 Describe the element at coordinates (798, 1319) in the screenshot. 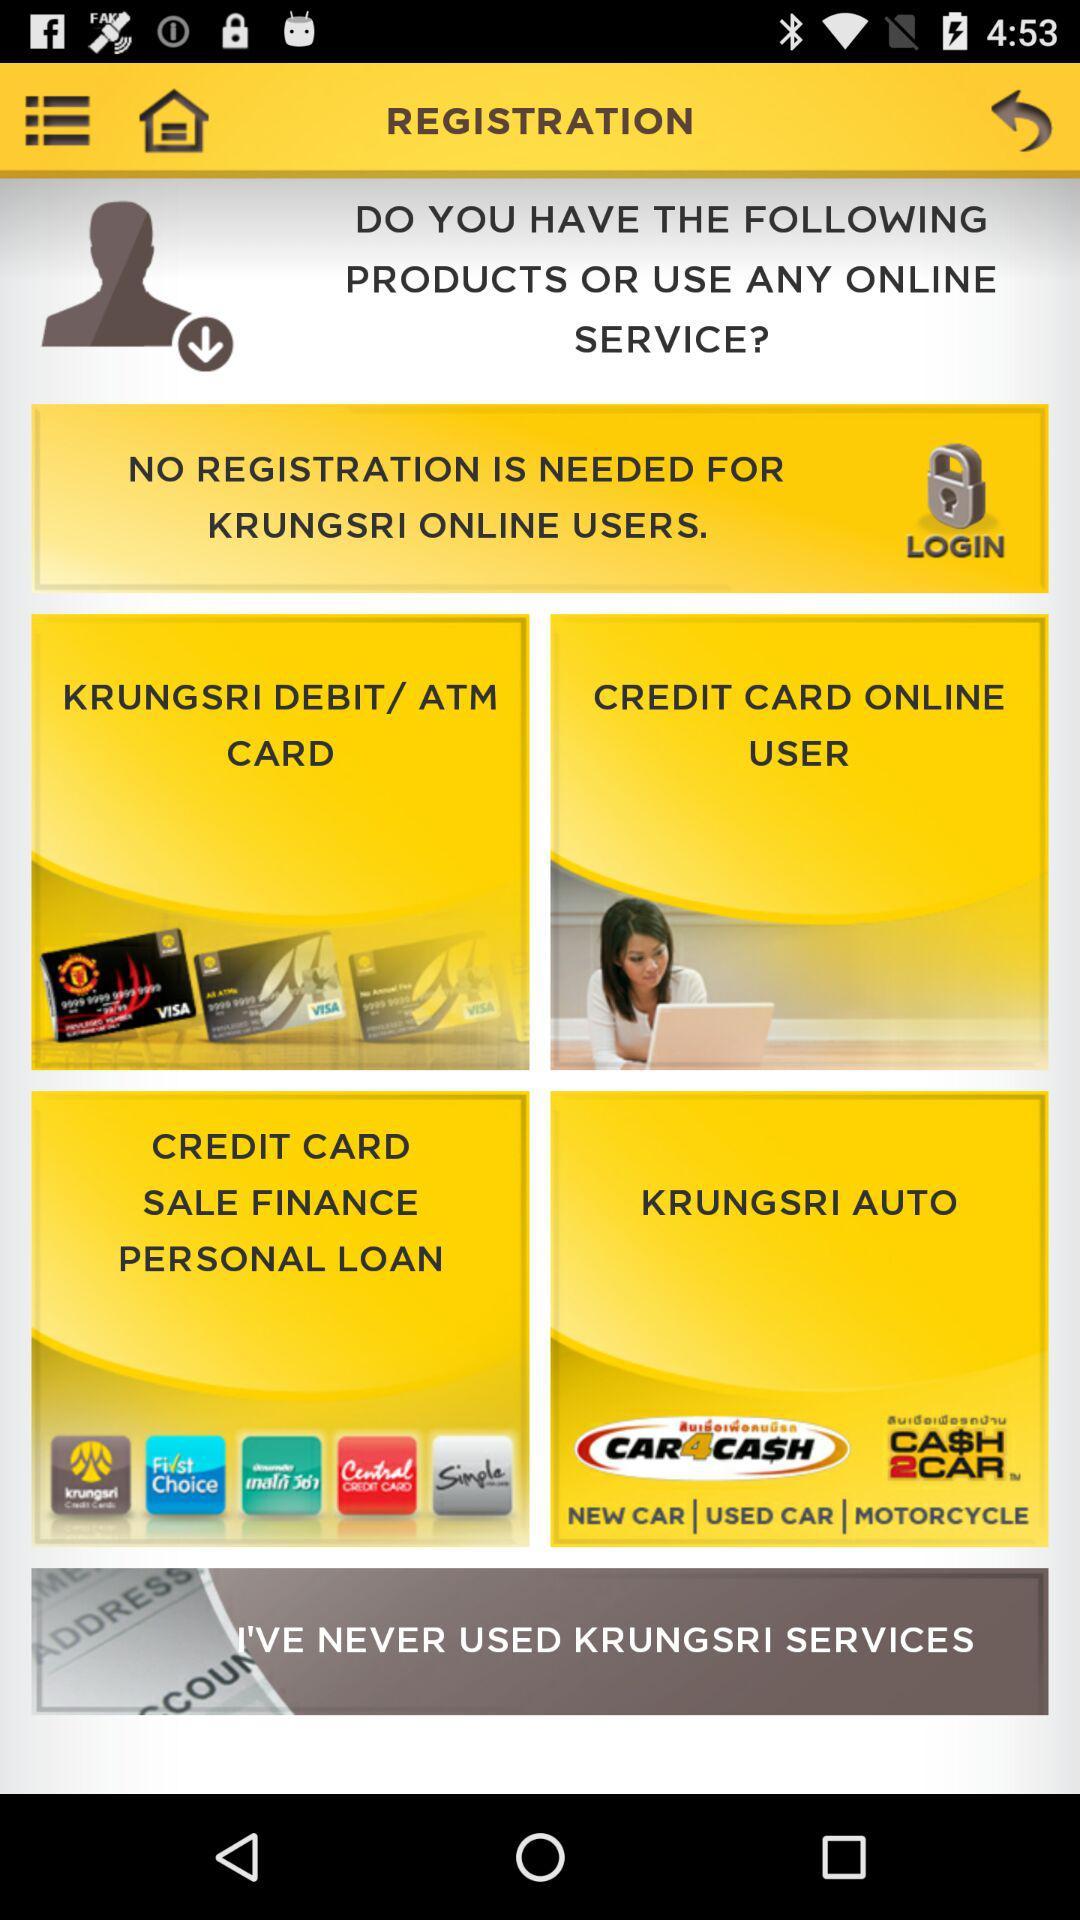

I see `click on option` at that location.